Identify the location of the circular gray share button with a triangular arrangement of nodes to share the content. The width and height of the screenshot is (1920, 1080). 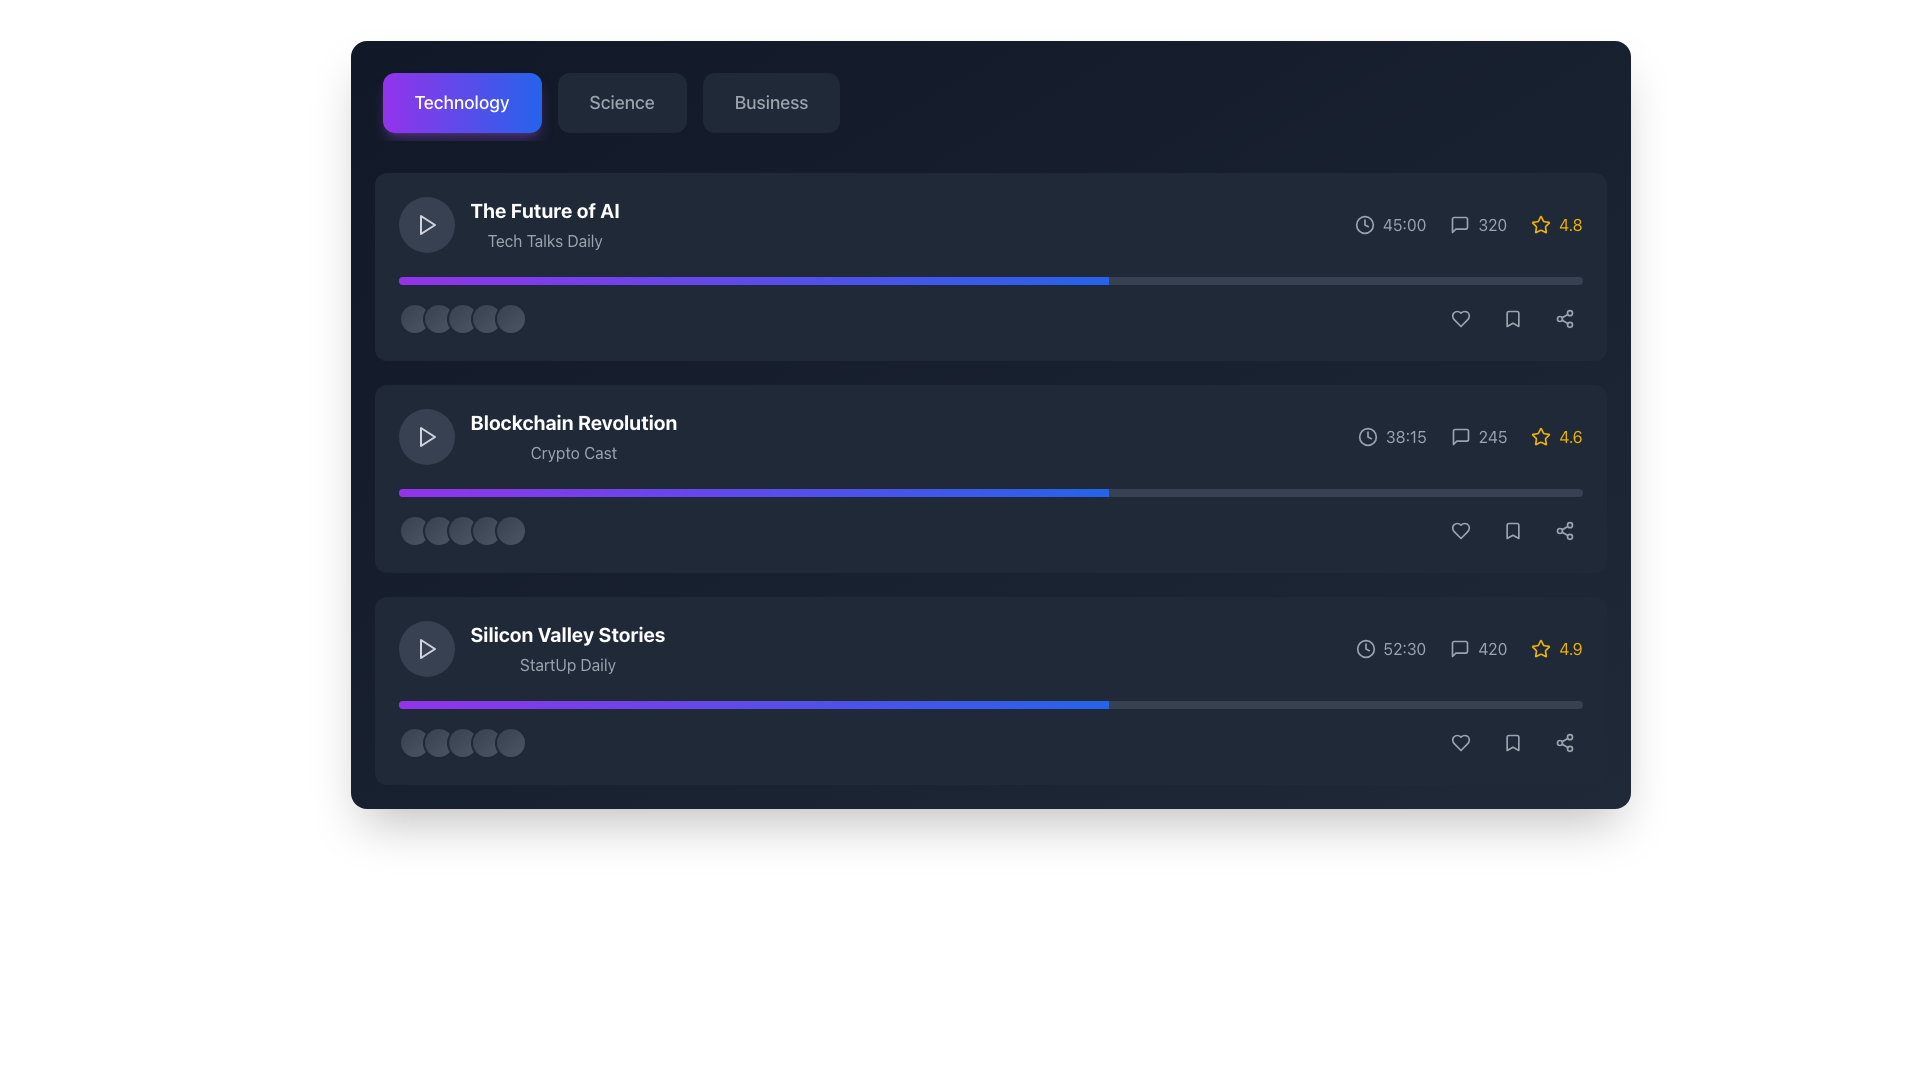
(1563, 318).